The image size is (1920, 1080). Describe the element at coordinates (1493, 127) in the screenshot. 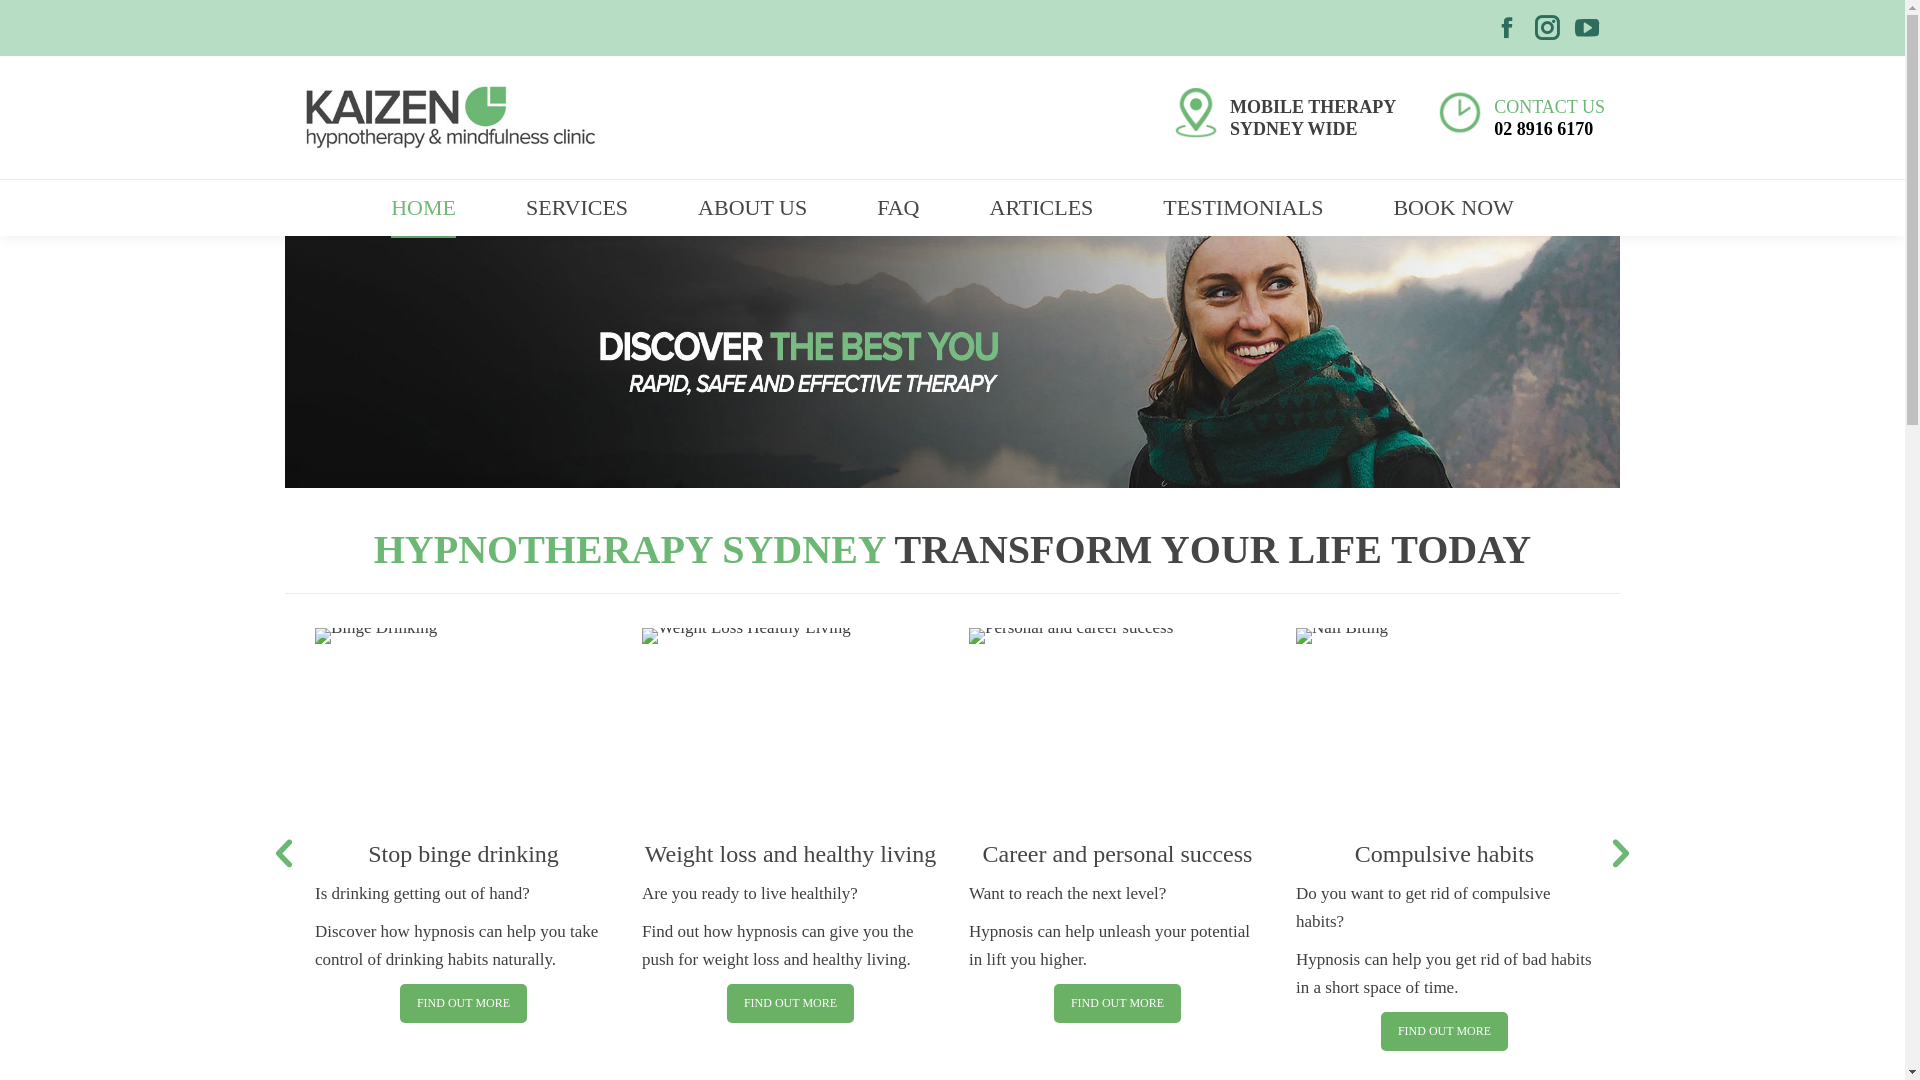

I see `'02 8916 6170'` at that location.